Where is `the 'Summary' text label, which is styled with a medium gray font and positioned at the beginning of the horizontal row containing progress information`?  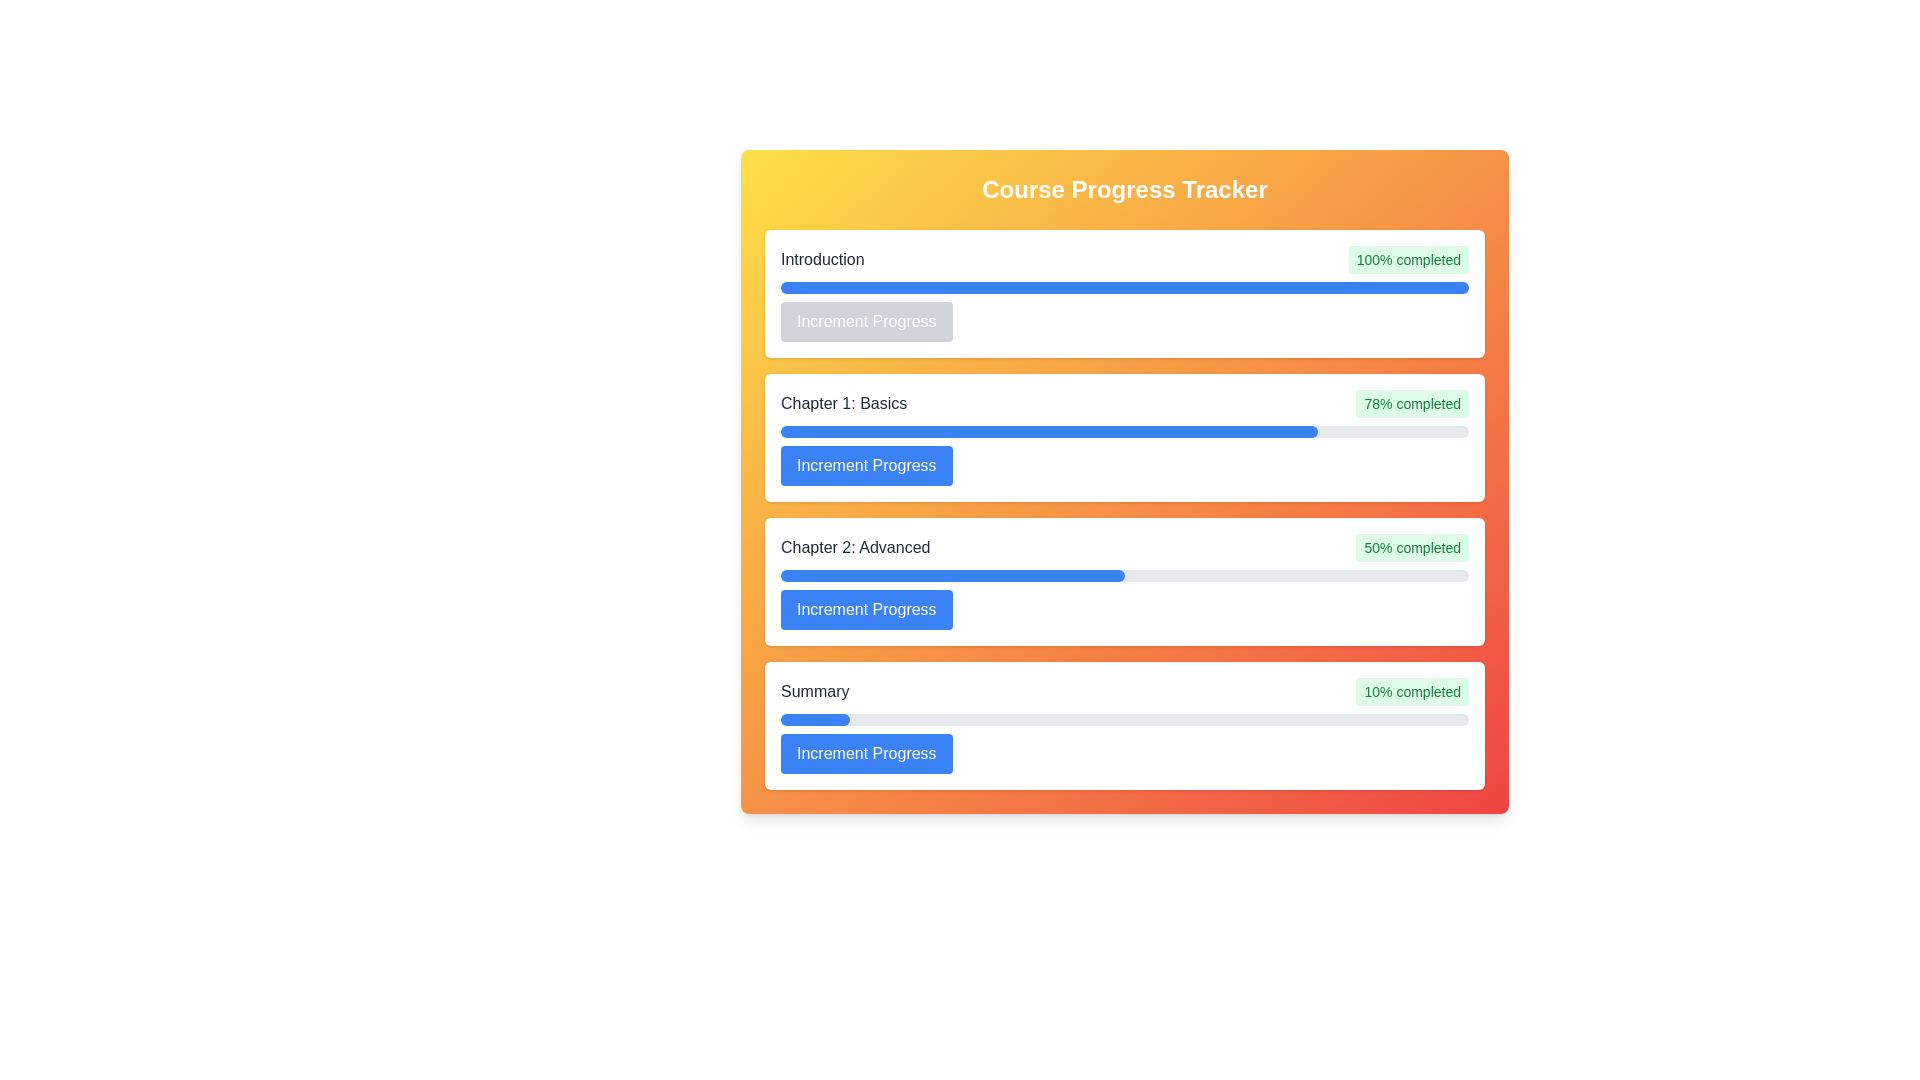
the 'Summary' text label, which is styled with a medium gray font and positioned at the beginning of the horizontal row containing progress information is located at coordinates (815, 690).